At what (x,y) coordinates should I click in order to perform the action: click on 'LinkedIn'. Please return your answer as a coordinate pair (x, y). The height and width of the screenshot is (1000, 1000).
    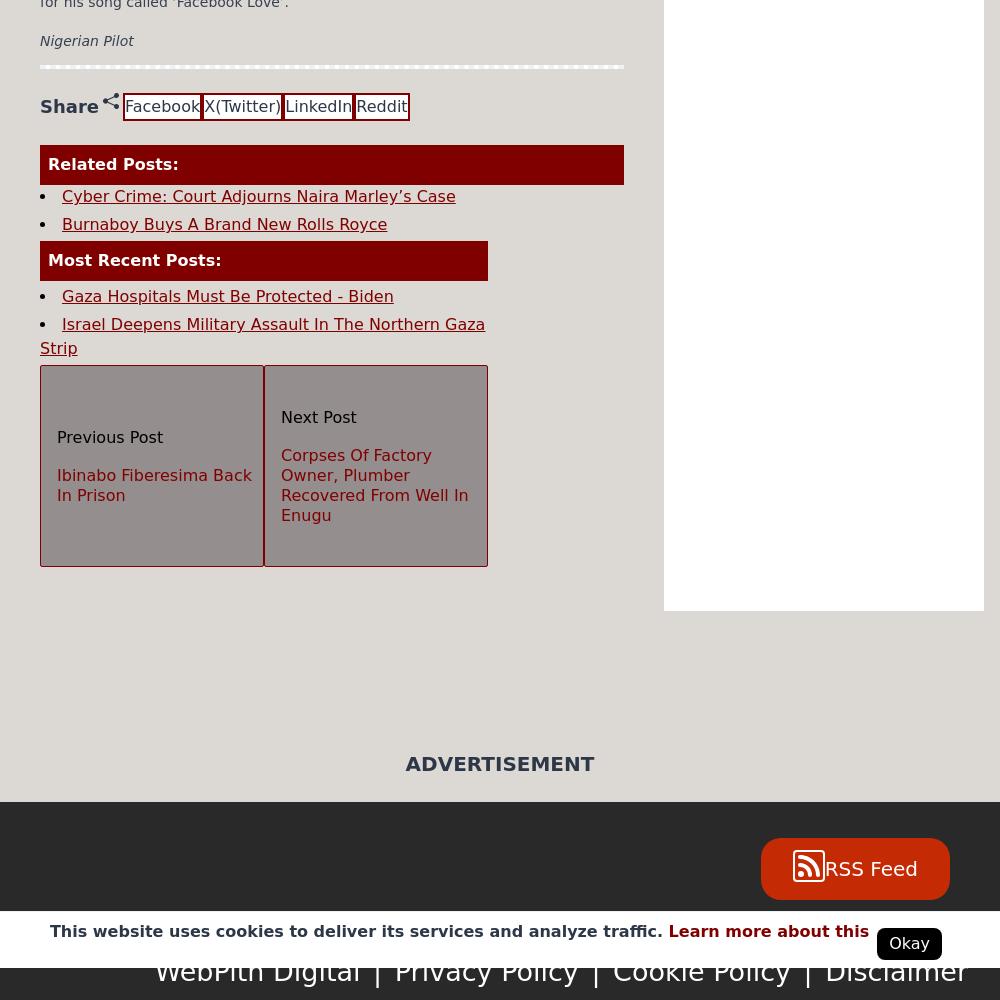
    Looking at the image, I should click on (317, 105).